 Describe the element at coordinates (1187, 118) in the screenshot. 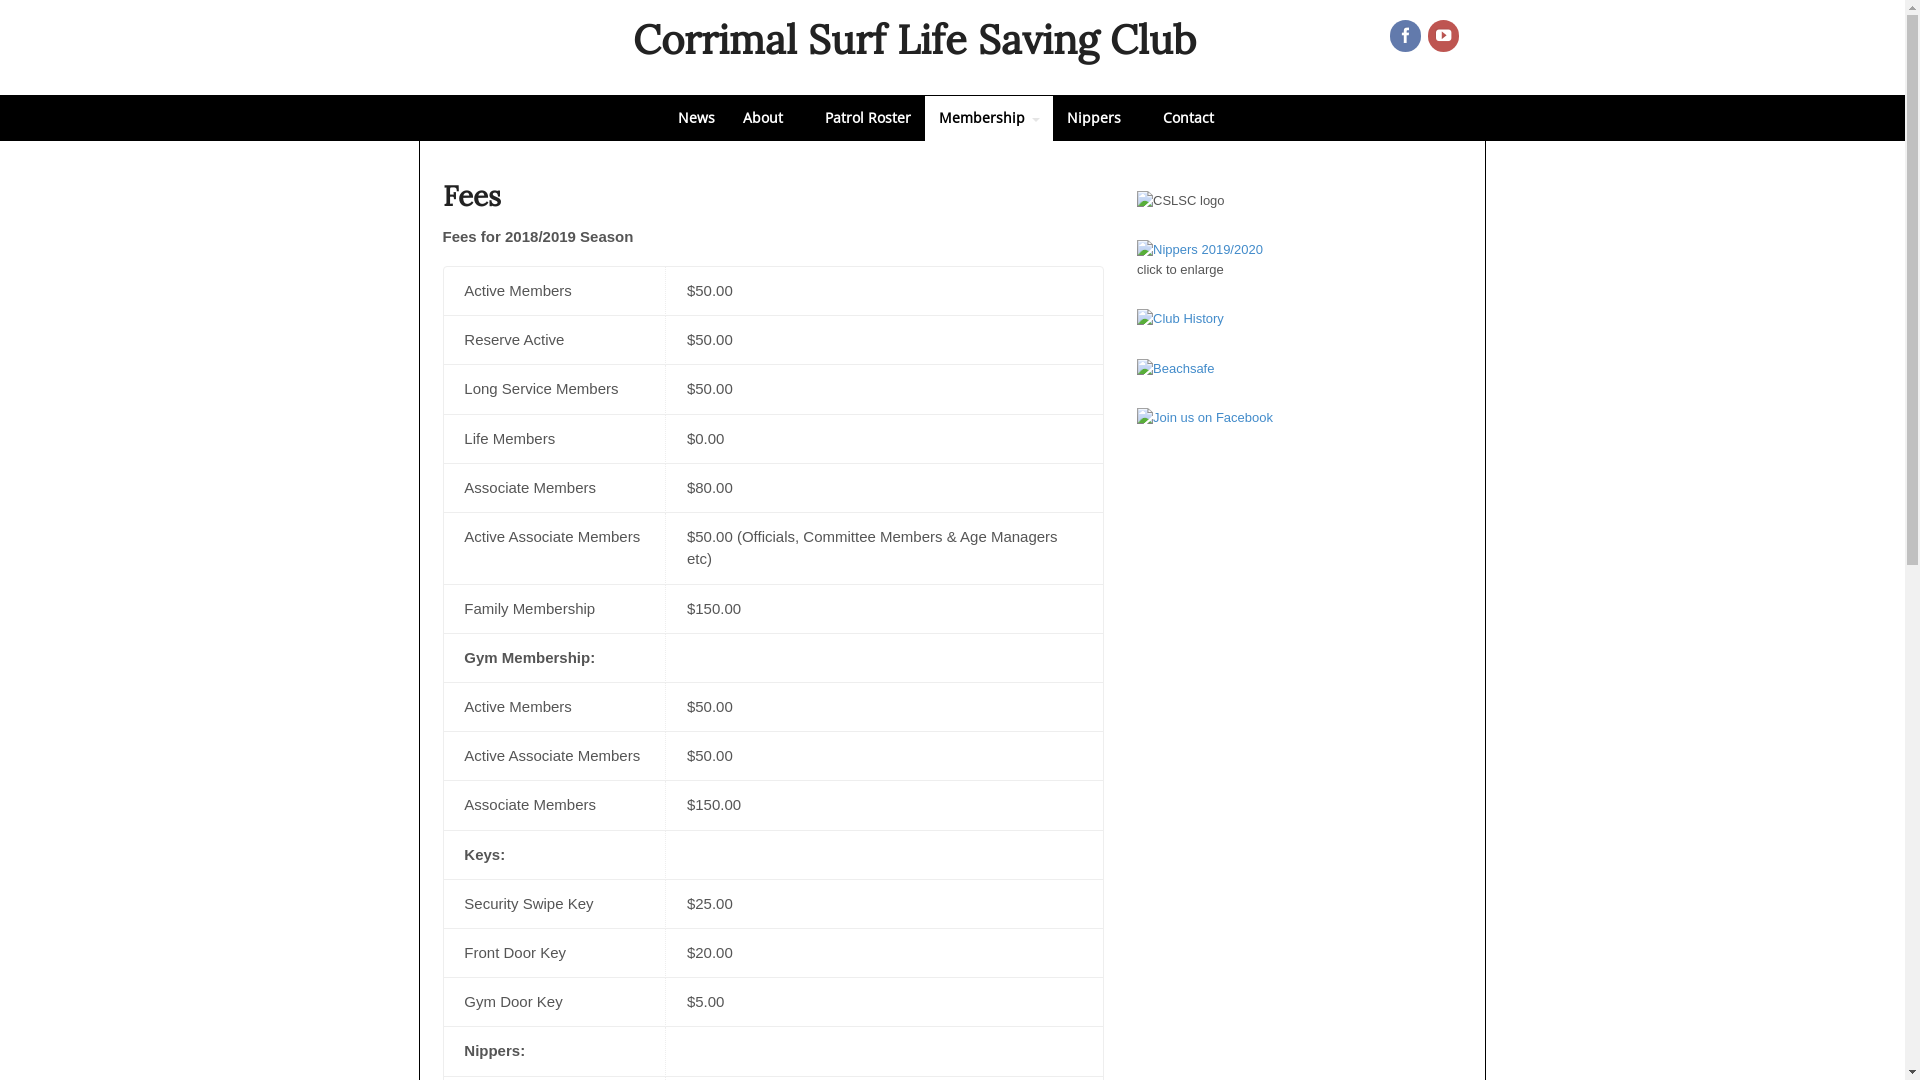

I see `'Contact'` at that location.